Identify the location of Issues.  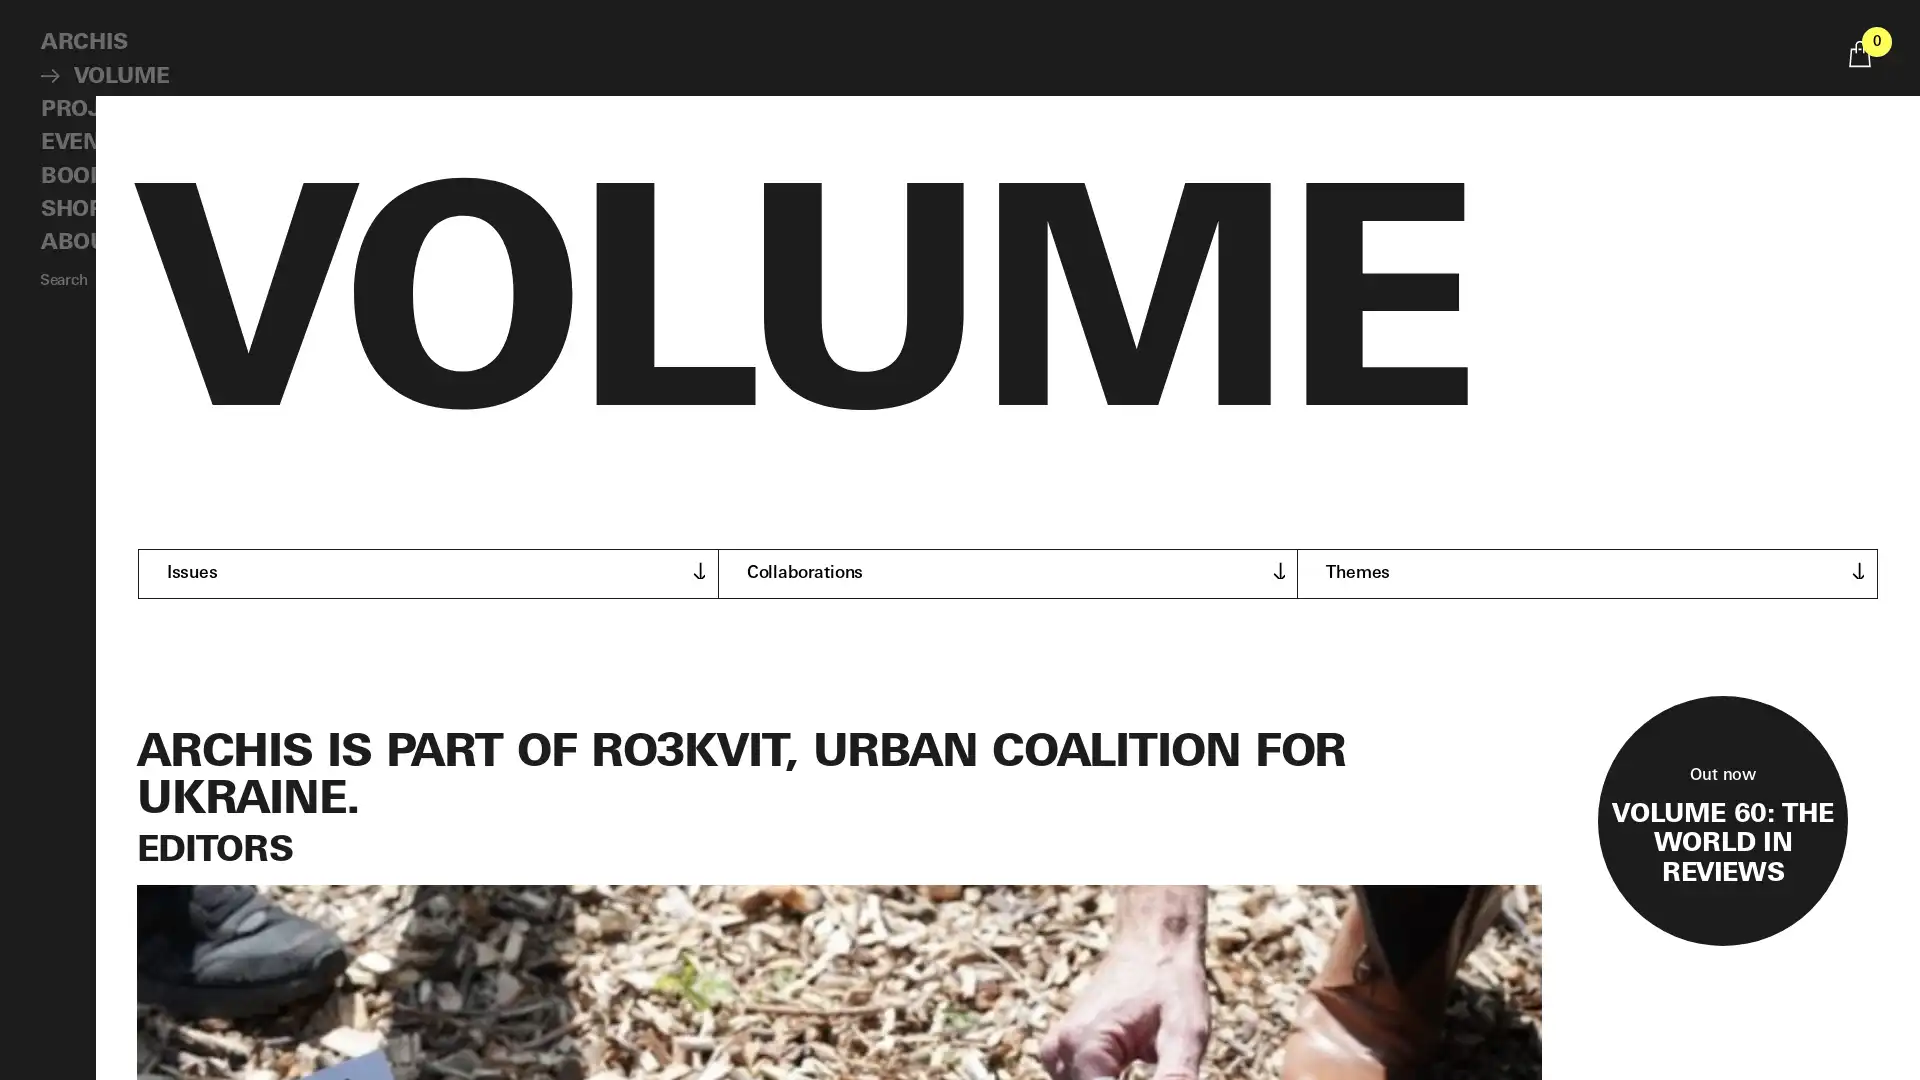
(191, 573).